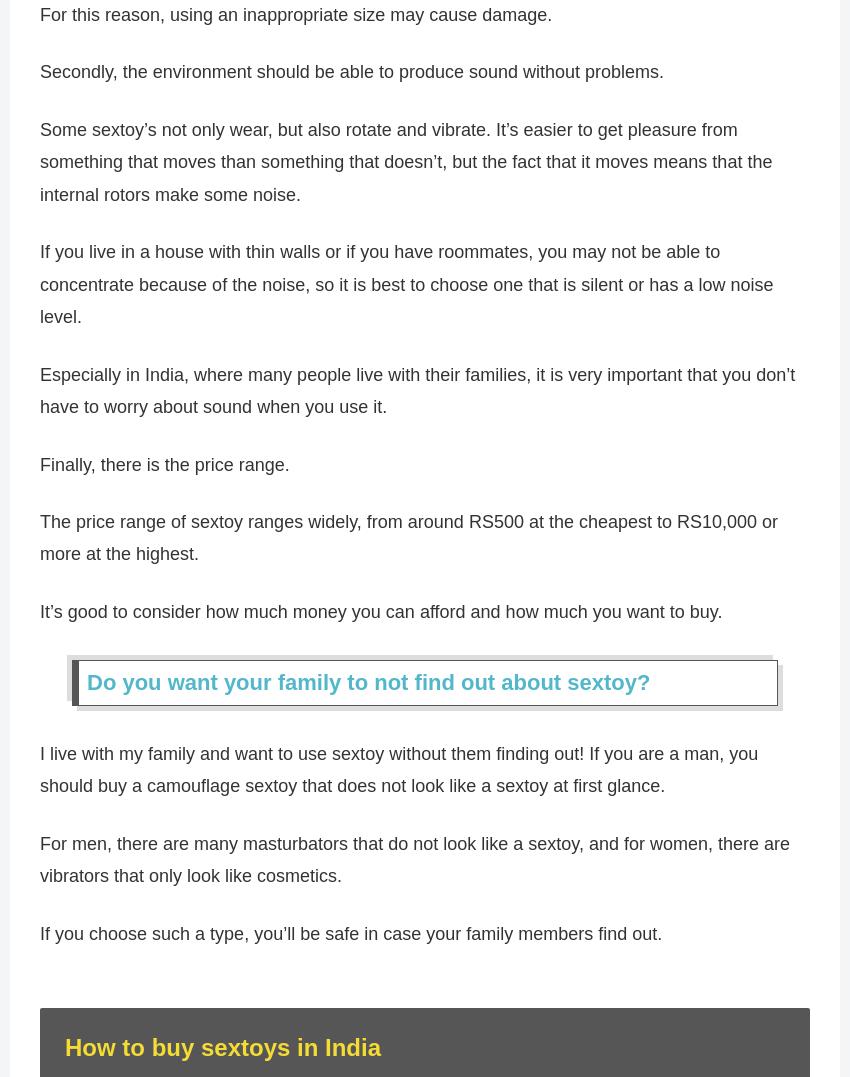  What do you see at coordinates (223, 1056) in the screenshot?
I see `'How to buy sextoys in India'` at bounding box center [223, 1056].